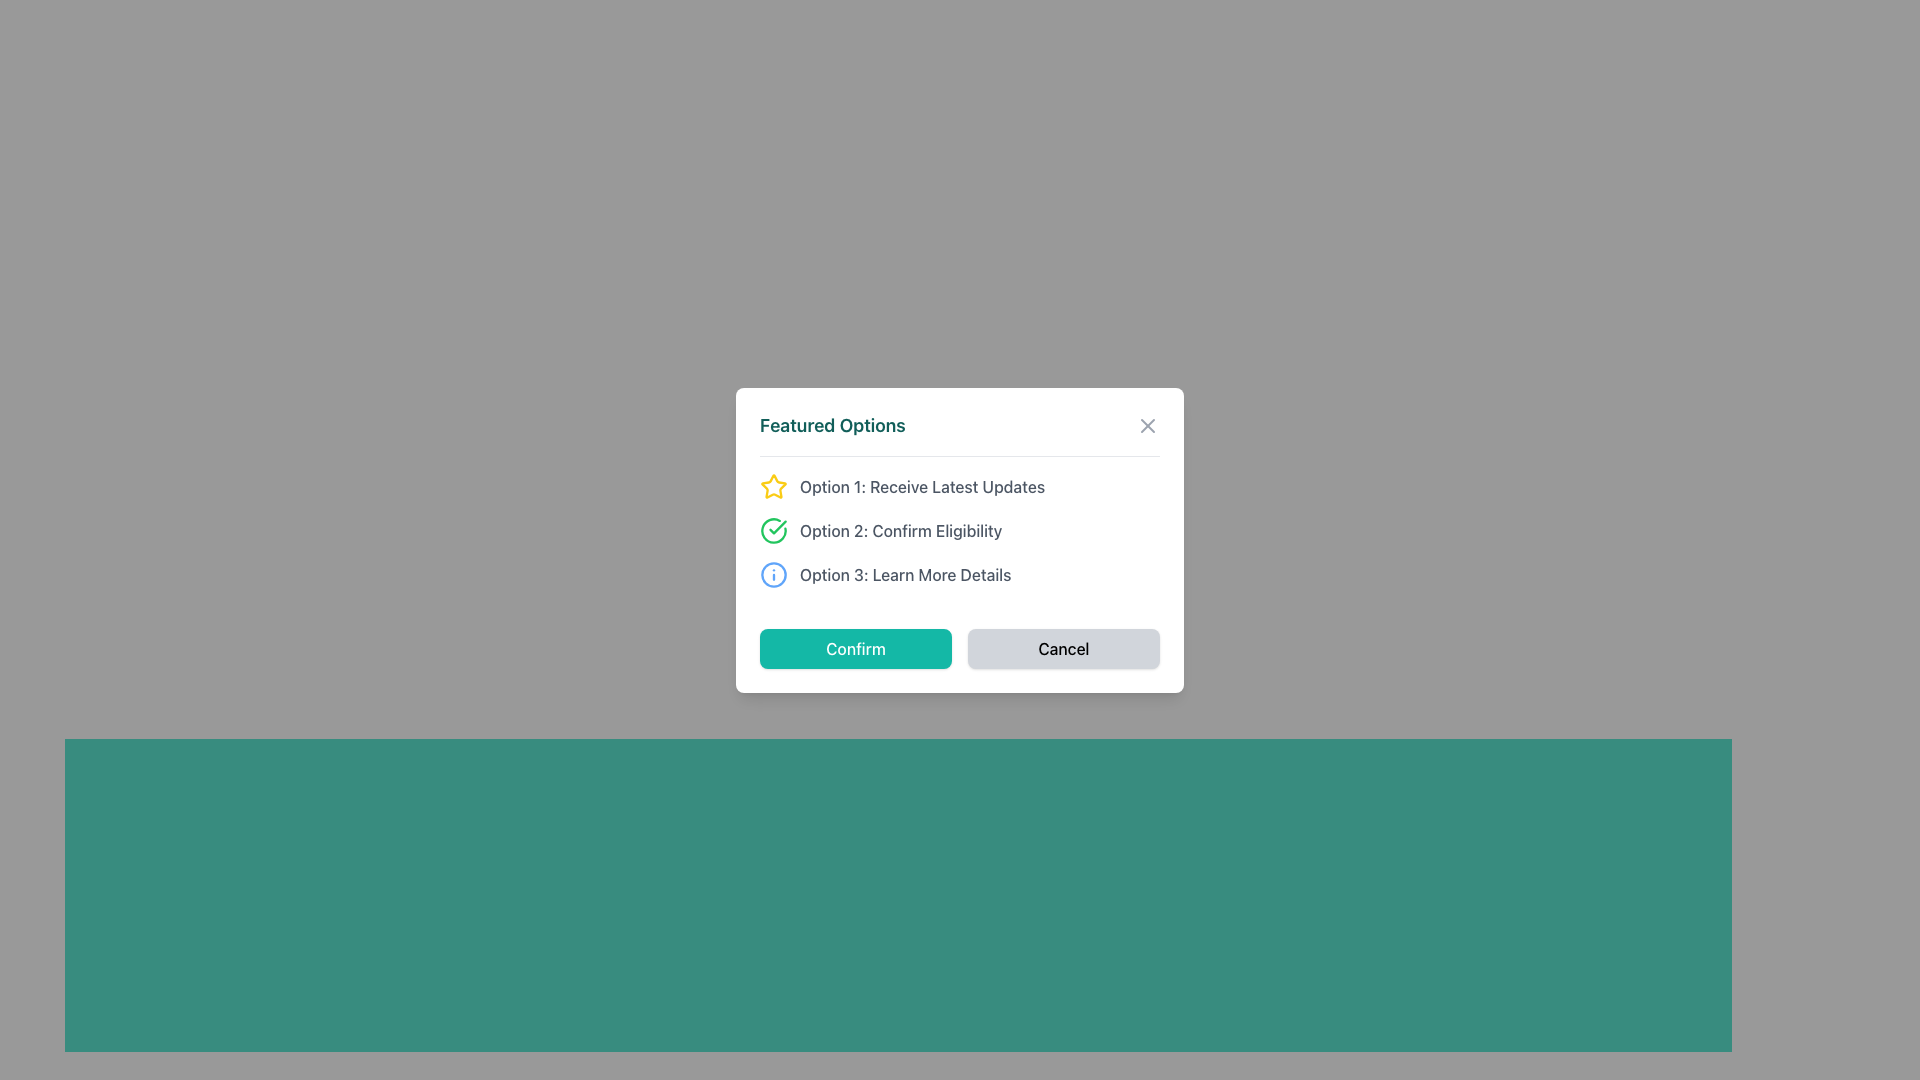 This screenshot has width=1920, height=1080. I want to click on the static text label 'Option 2: Confirm Eligibility' located in the modal window under 'Featured Options', so click(900, 529).